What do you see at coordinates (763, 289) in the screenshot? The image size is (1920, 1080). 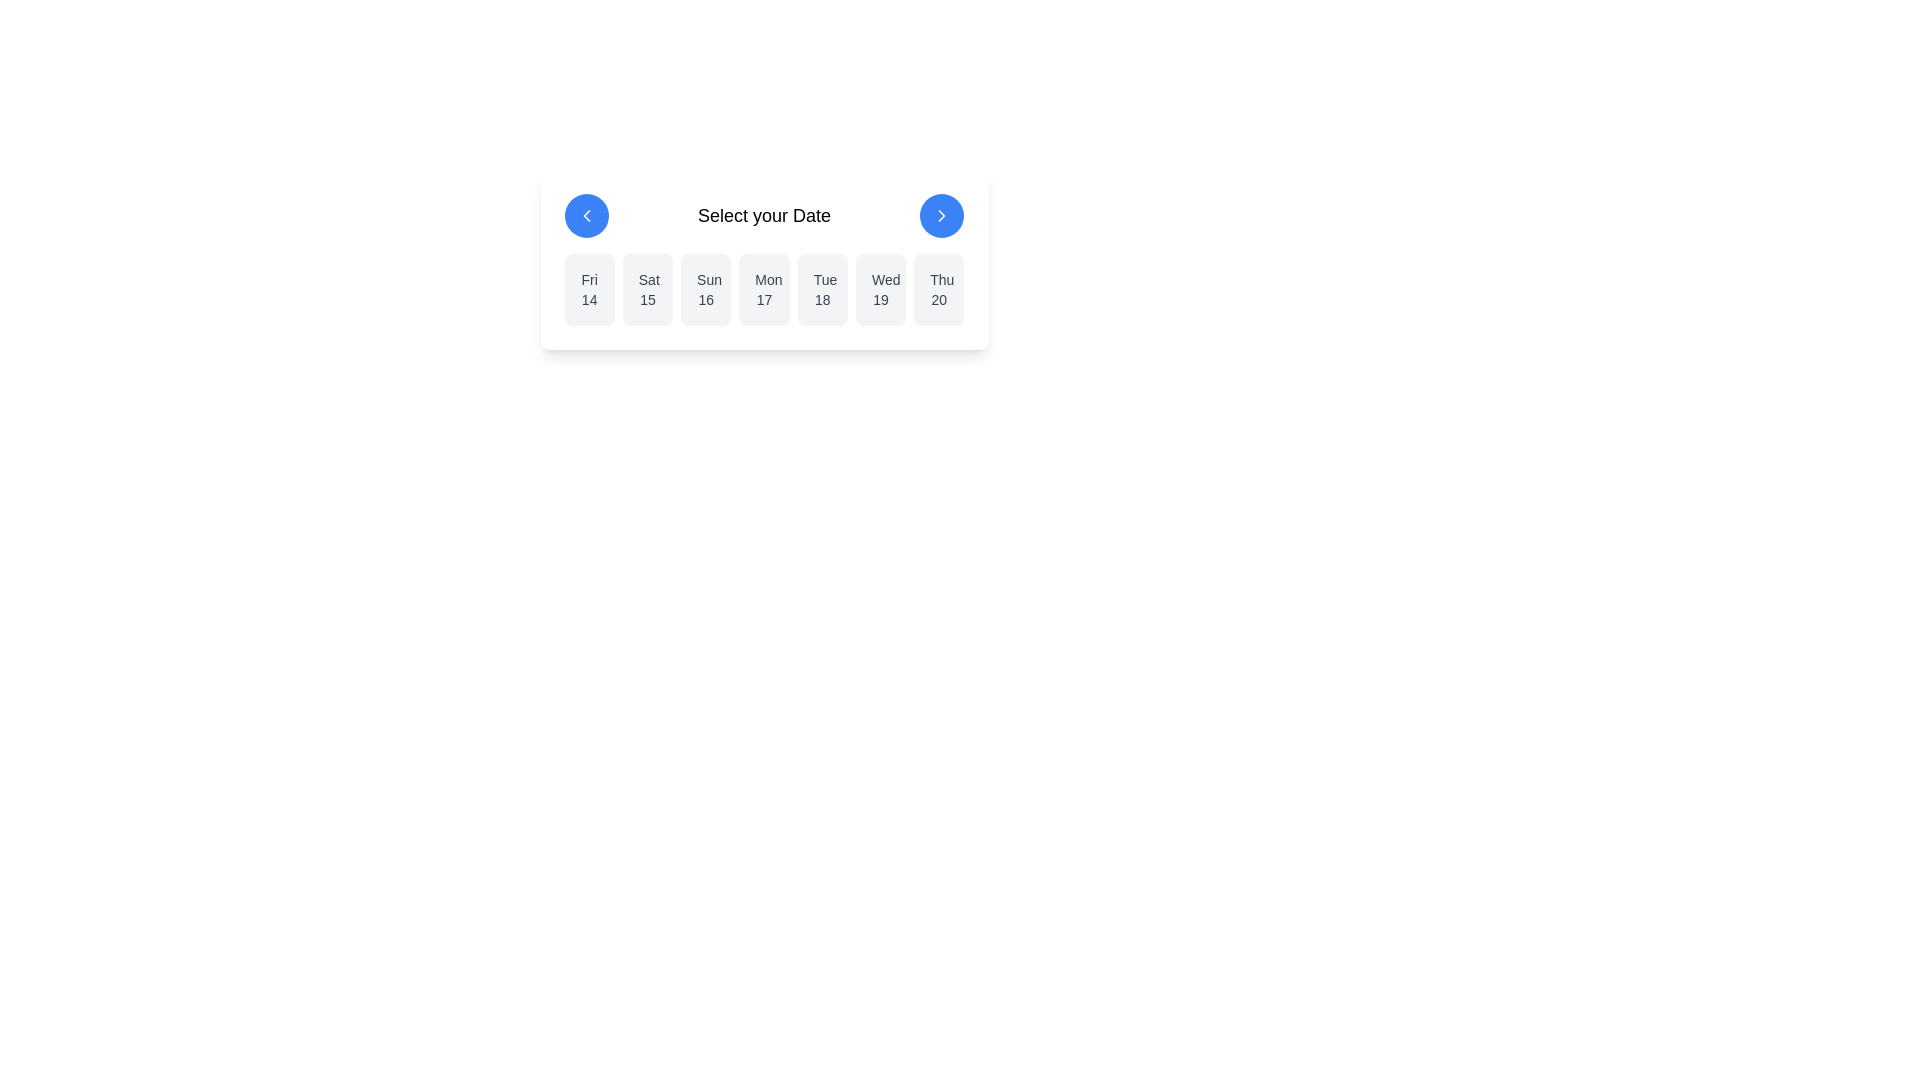 I see `the date selector button displaying 'Mon 17'` at bounding box center [763, 289].